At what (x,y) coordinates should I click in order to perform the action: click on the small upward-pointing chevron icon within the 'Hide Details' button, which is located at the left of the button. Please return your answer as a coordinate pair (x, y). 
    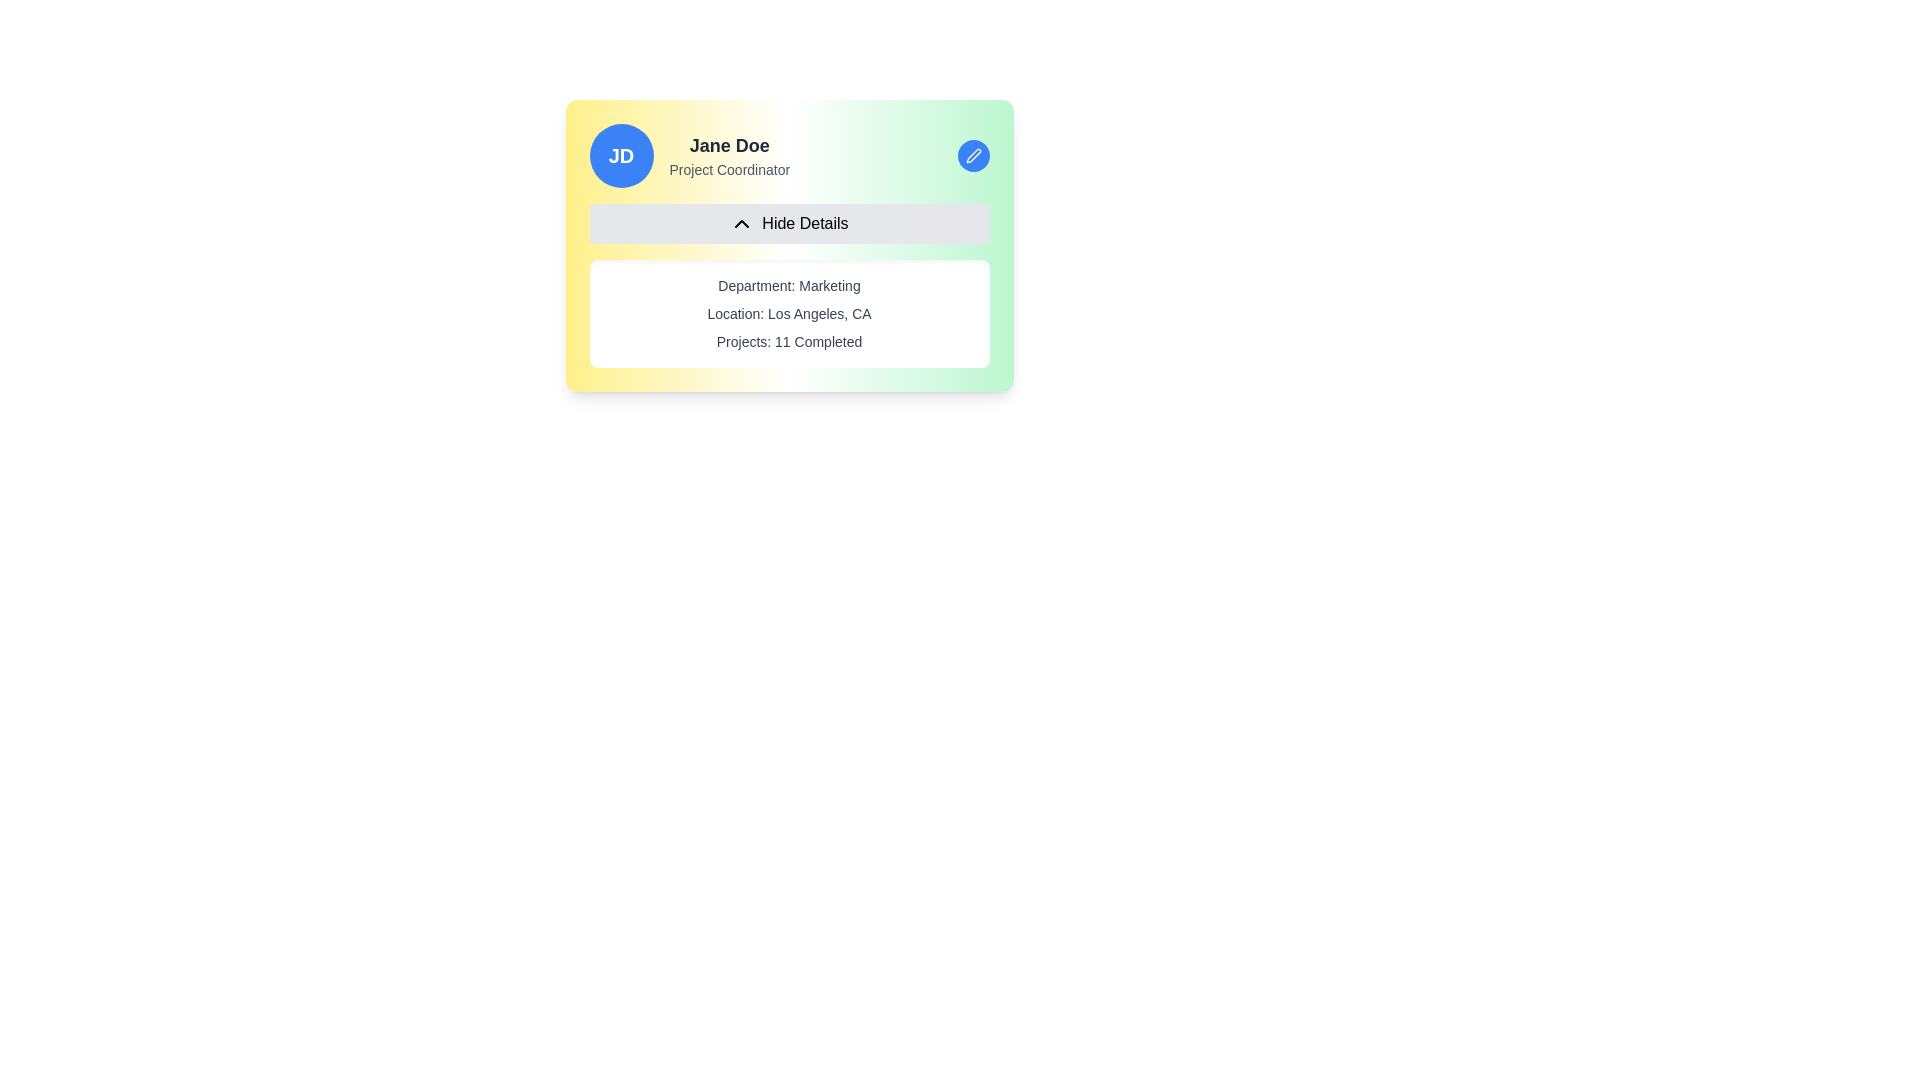
    Looking at the image, I should click on (741, 223).